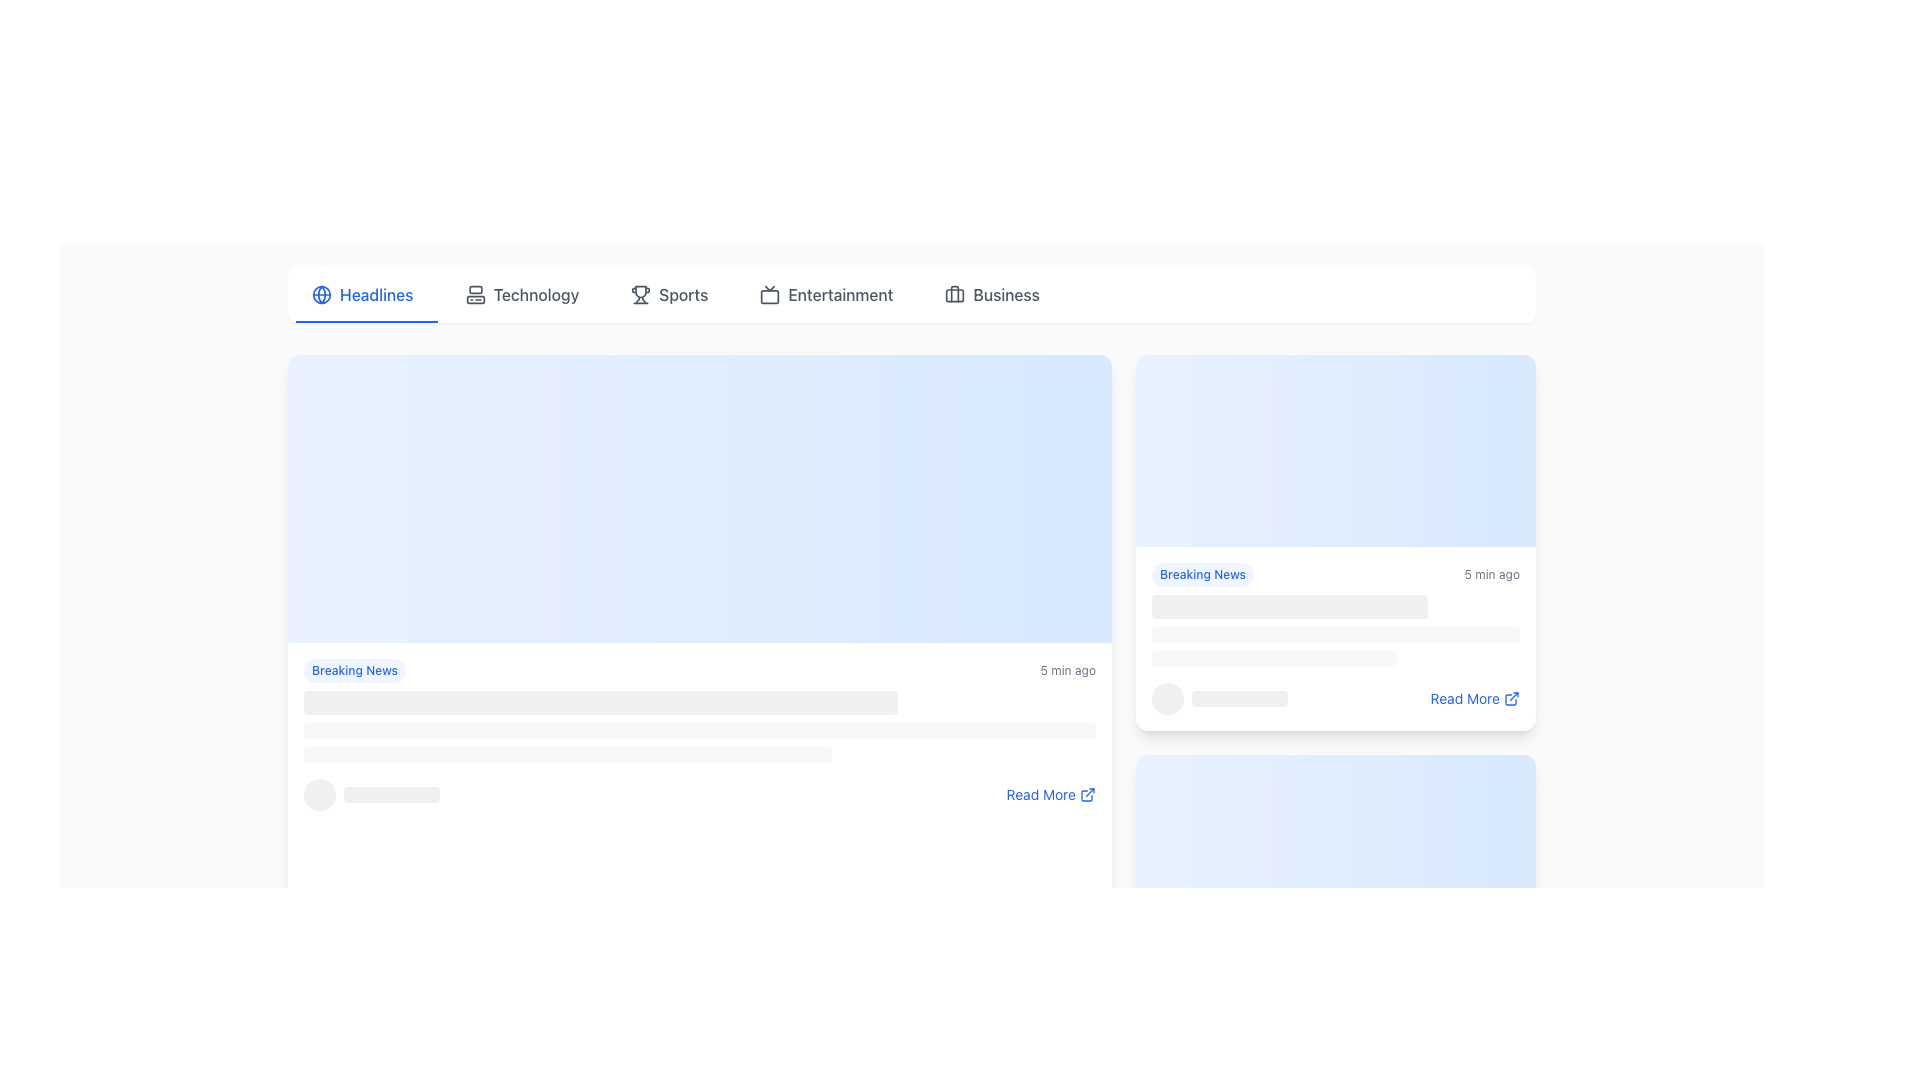 This screenshot has height=1080, width=1920. I want to click on the 'Headlines' label in the navigation bar, so click(376, 294).